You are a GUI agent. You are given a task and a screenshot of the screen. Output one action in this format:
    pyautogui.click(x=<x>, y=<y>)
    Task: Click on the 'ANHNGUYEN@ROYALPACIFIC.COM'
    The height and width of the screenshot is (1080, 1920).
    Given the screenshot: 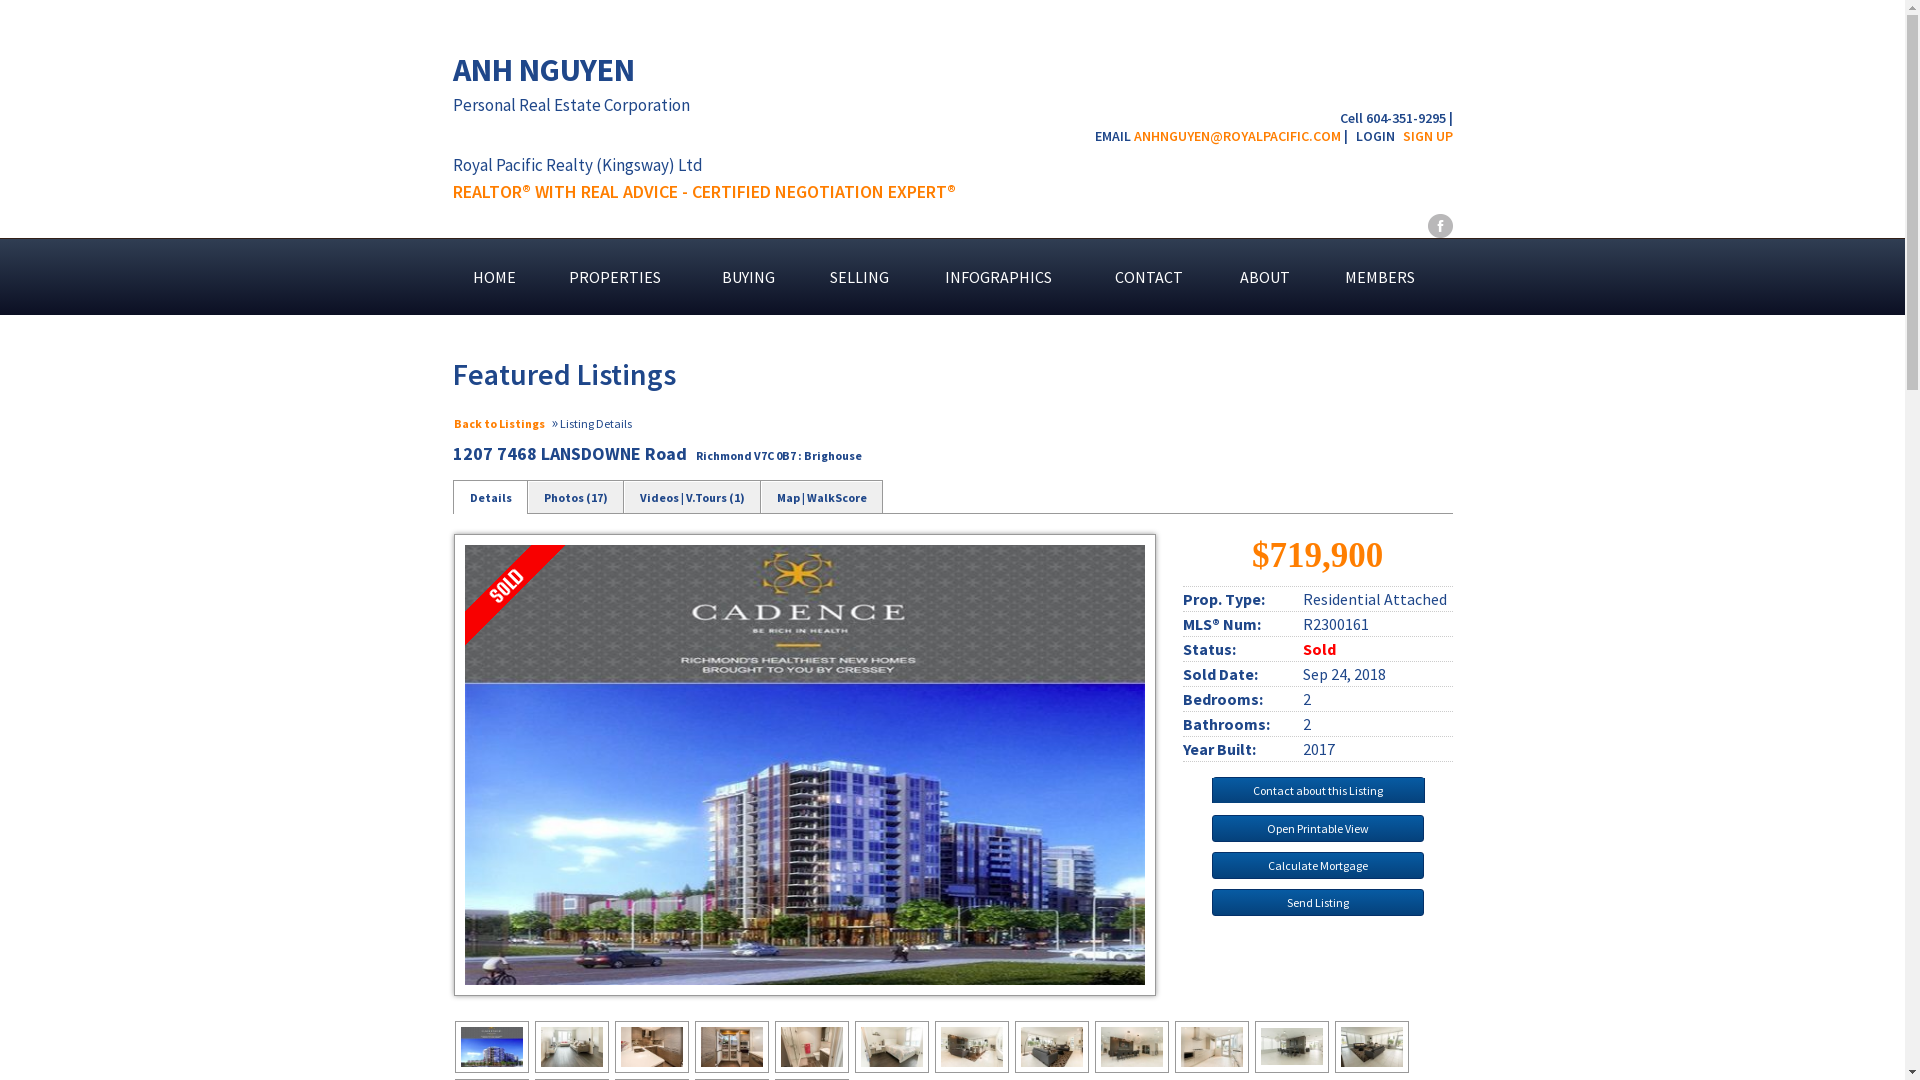 What is the action you would take?
    pyautogui.click(x=1236, y=135)
    